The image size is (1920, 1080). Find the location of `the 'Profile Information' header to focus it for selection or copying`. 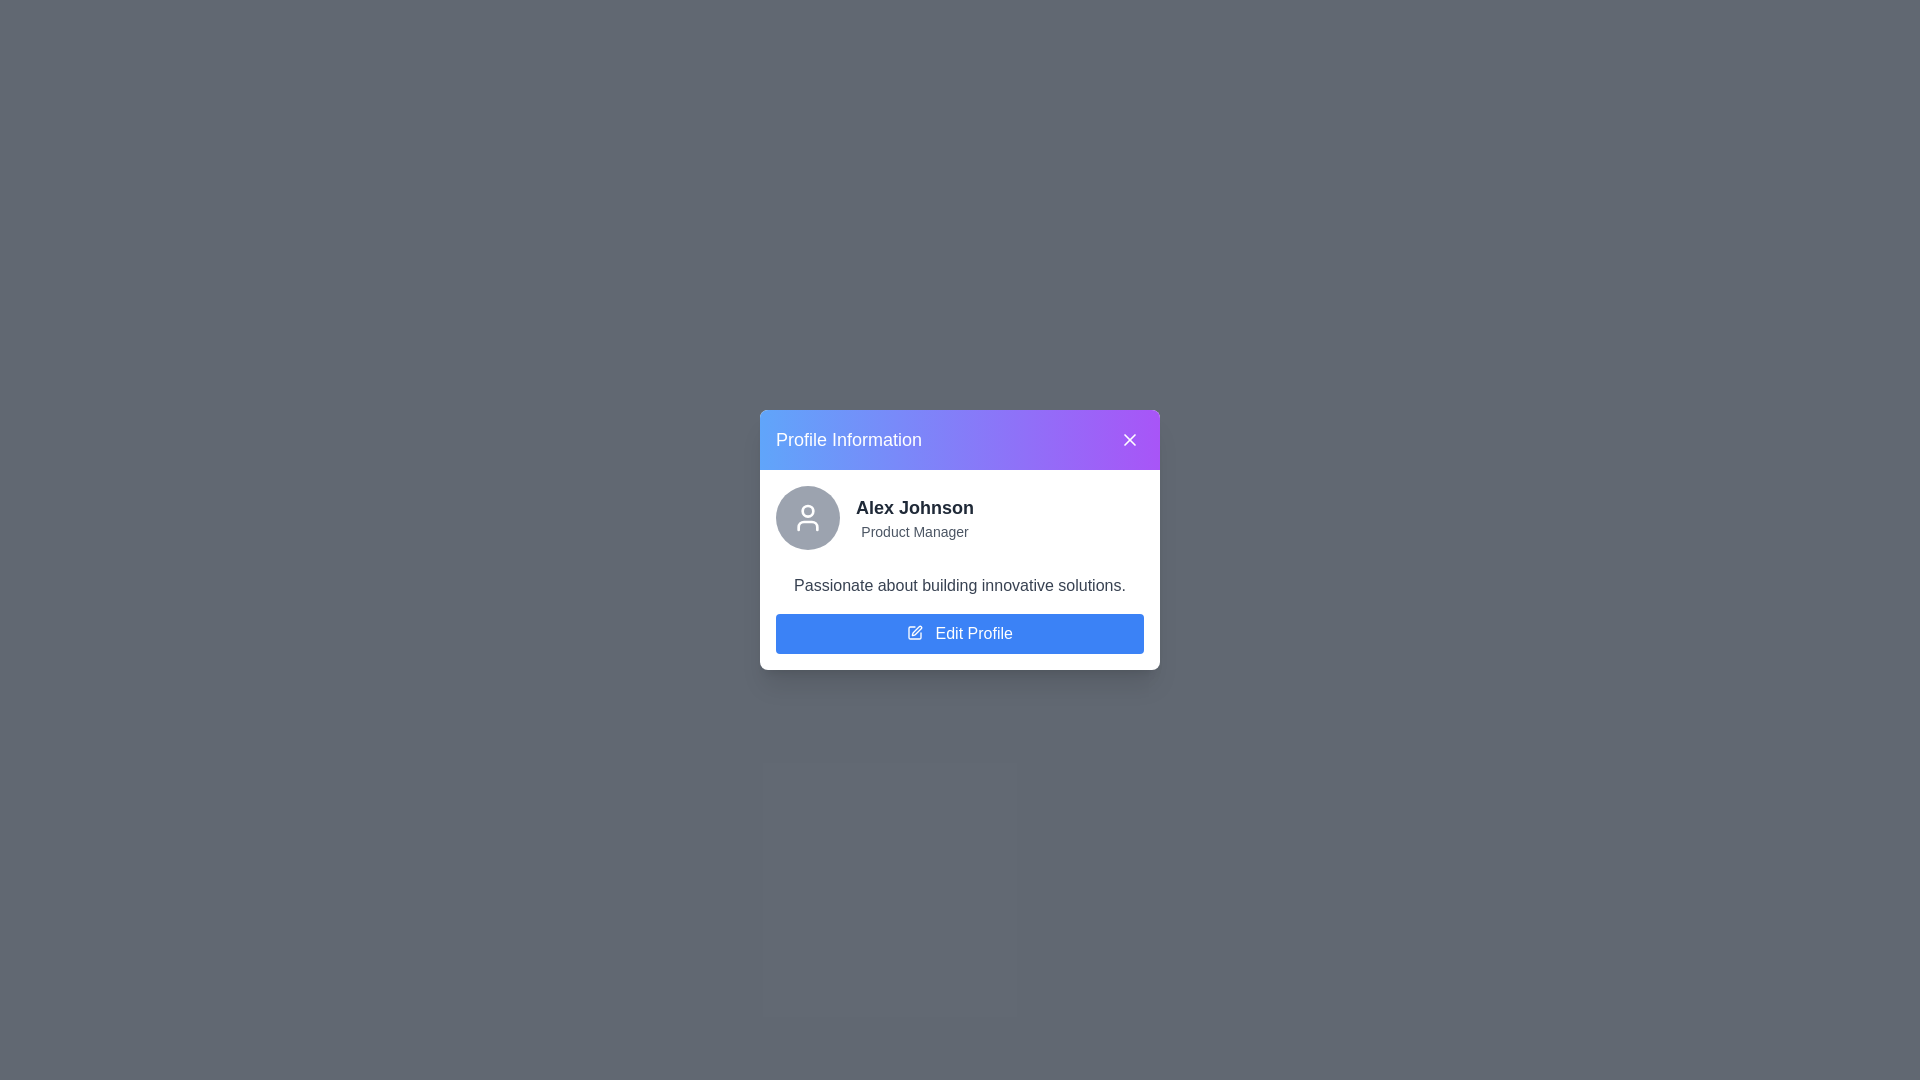

the 'Profile Information' header to focus it for selection or copying is located at coordinates (849, 438).